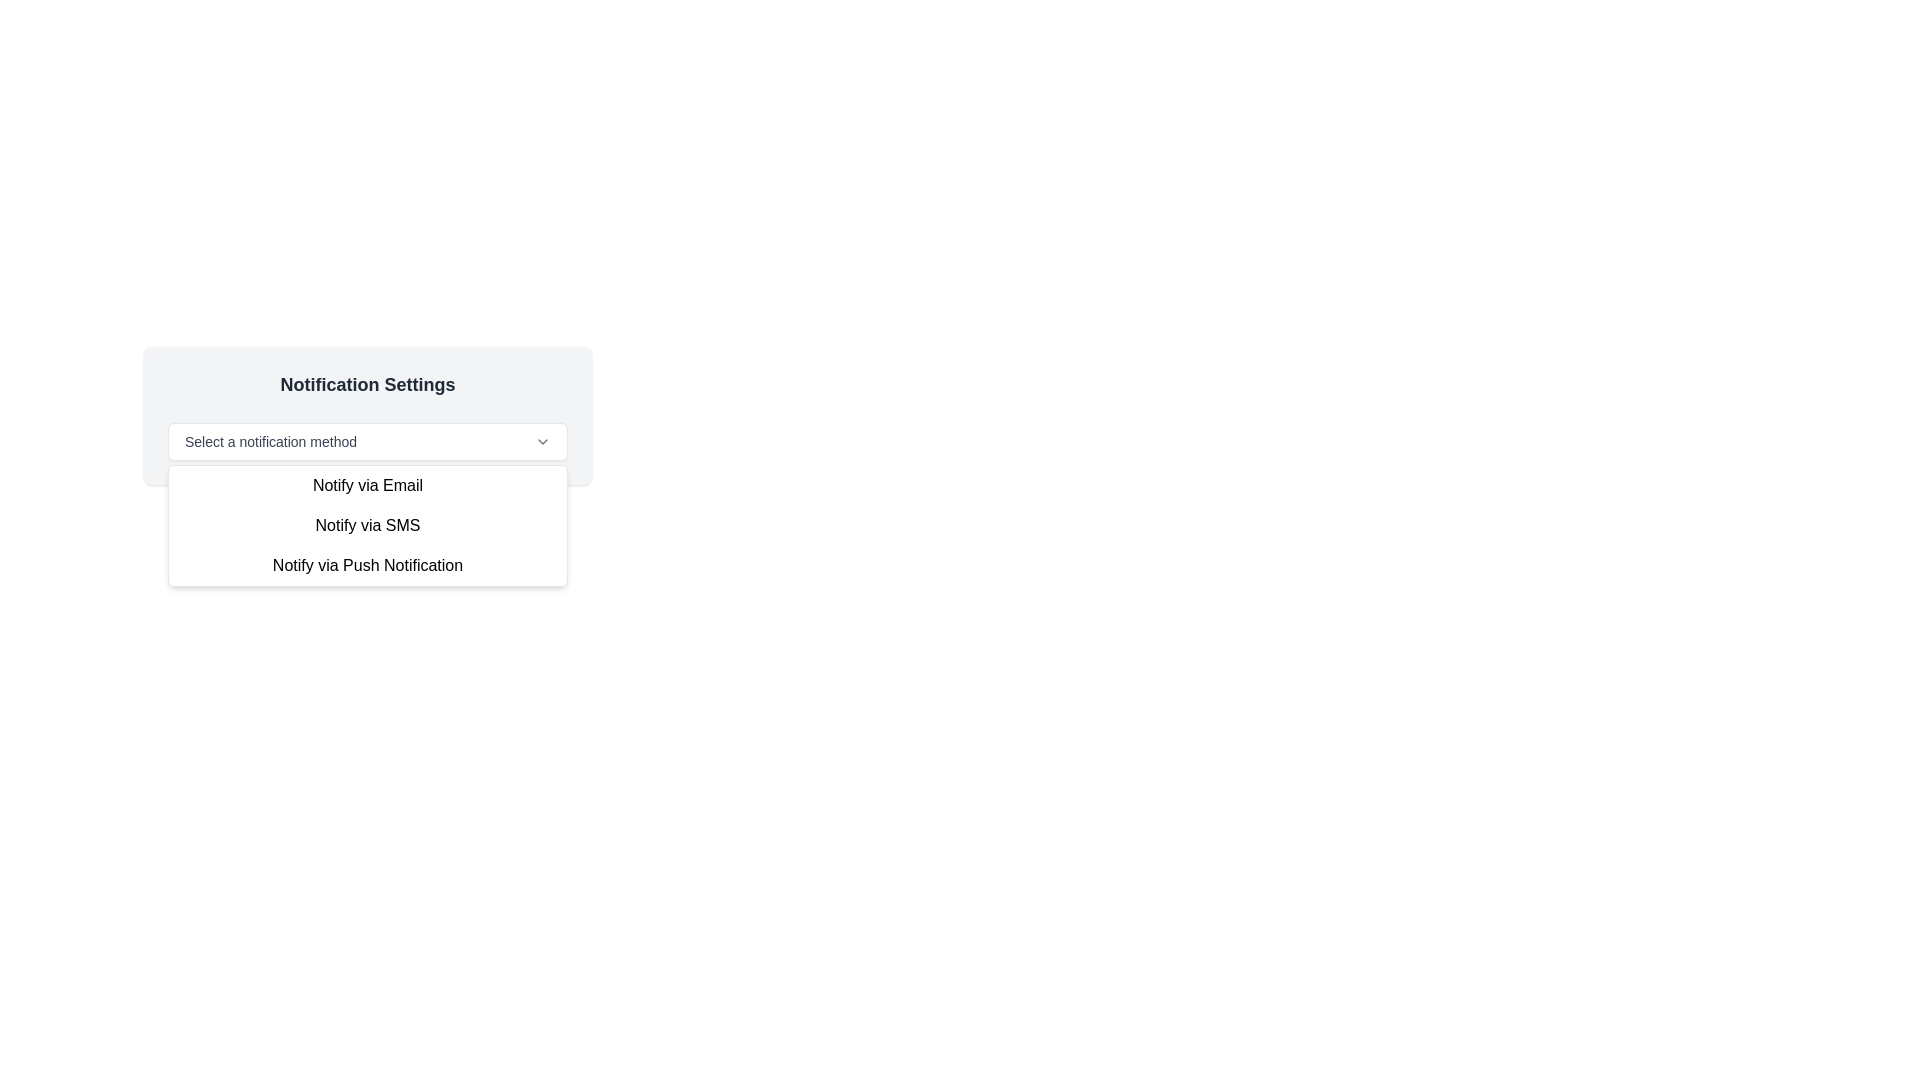 This screenshot has height=1080, width=1920. What do you see at coordinates (542, 441) in the screenshot?
I see `the chevron down icon located at the right edge of the 'Select a notification method' dropdown` at bounding box center [542, 441].